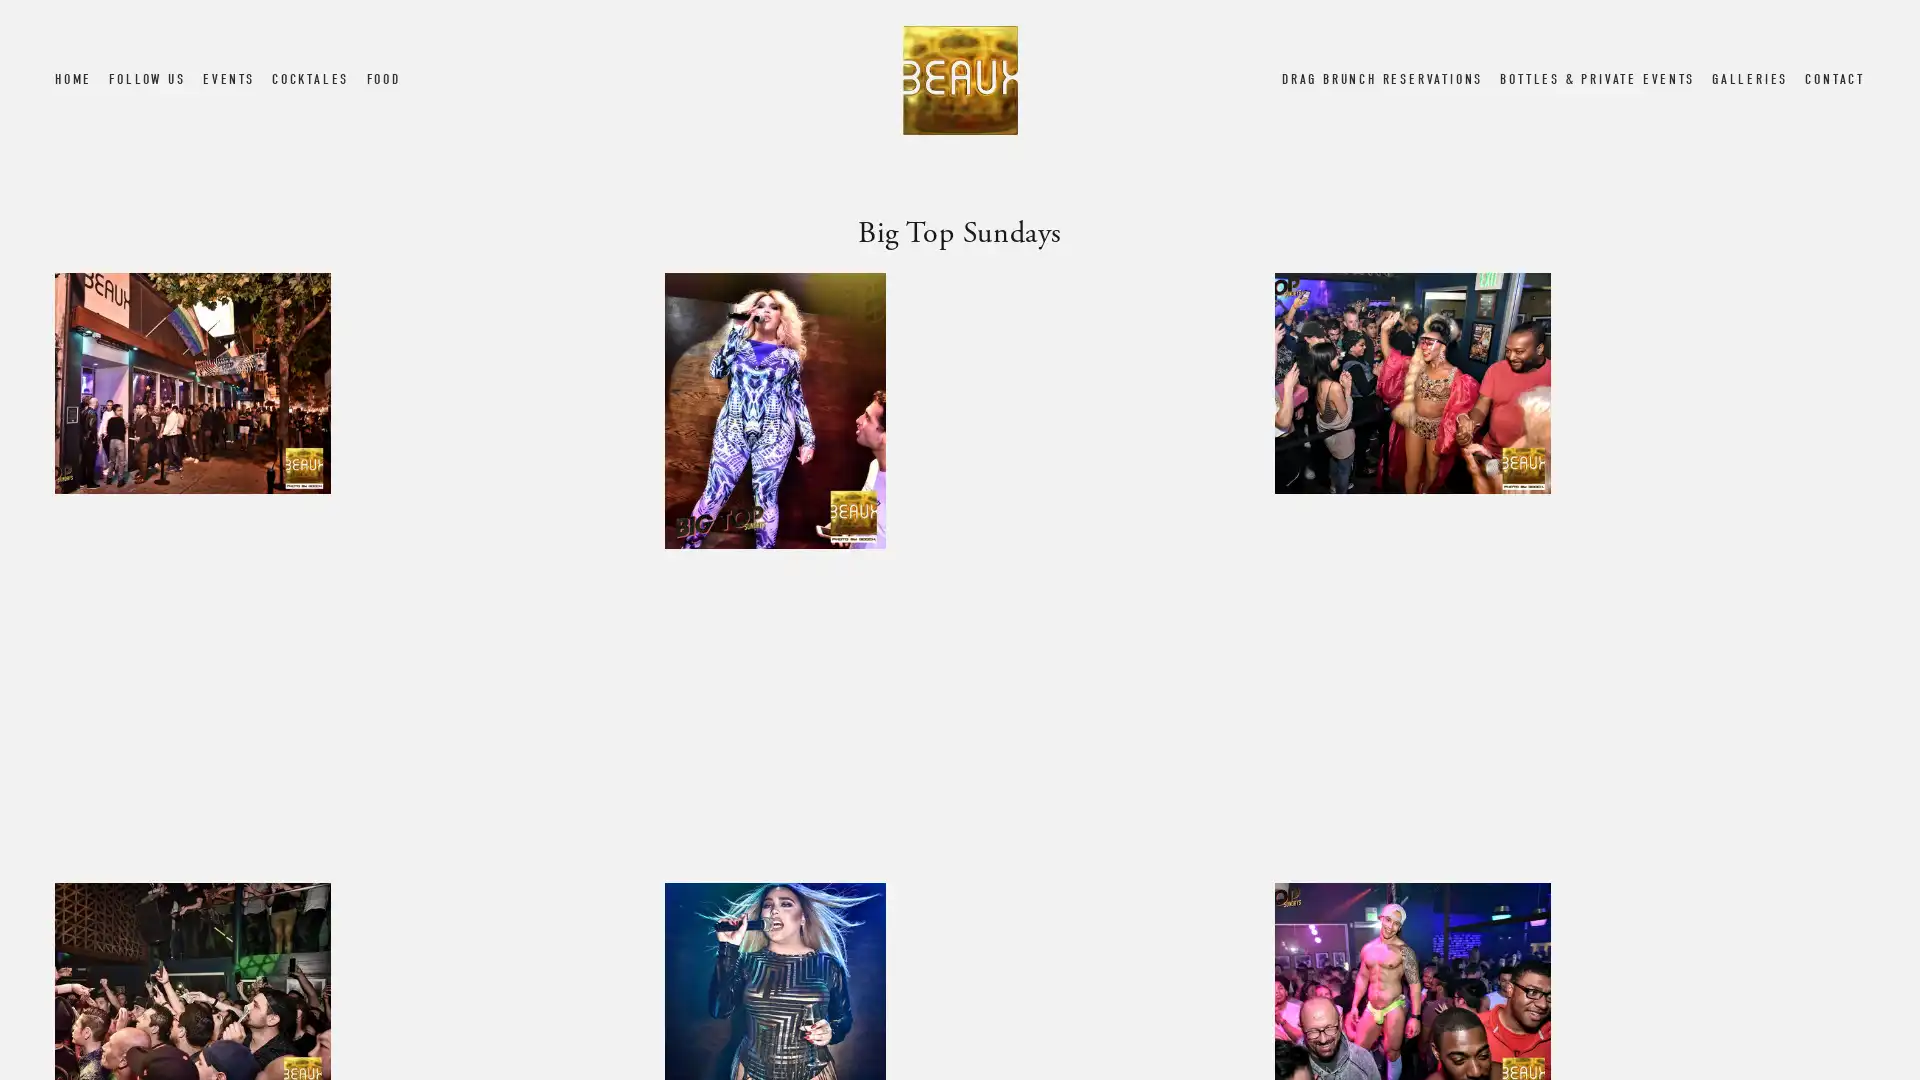 The width and height of the screenshot is (1920, 1080). Describe the element at coordinates (349, 567) in the screenshot. I see `View fullsize Big Top Sunday 1.jpg` at that location.